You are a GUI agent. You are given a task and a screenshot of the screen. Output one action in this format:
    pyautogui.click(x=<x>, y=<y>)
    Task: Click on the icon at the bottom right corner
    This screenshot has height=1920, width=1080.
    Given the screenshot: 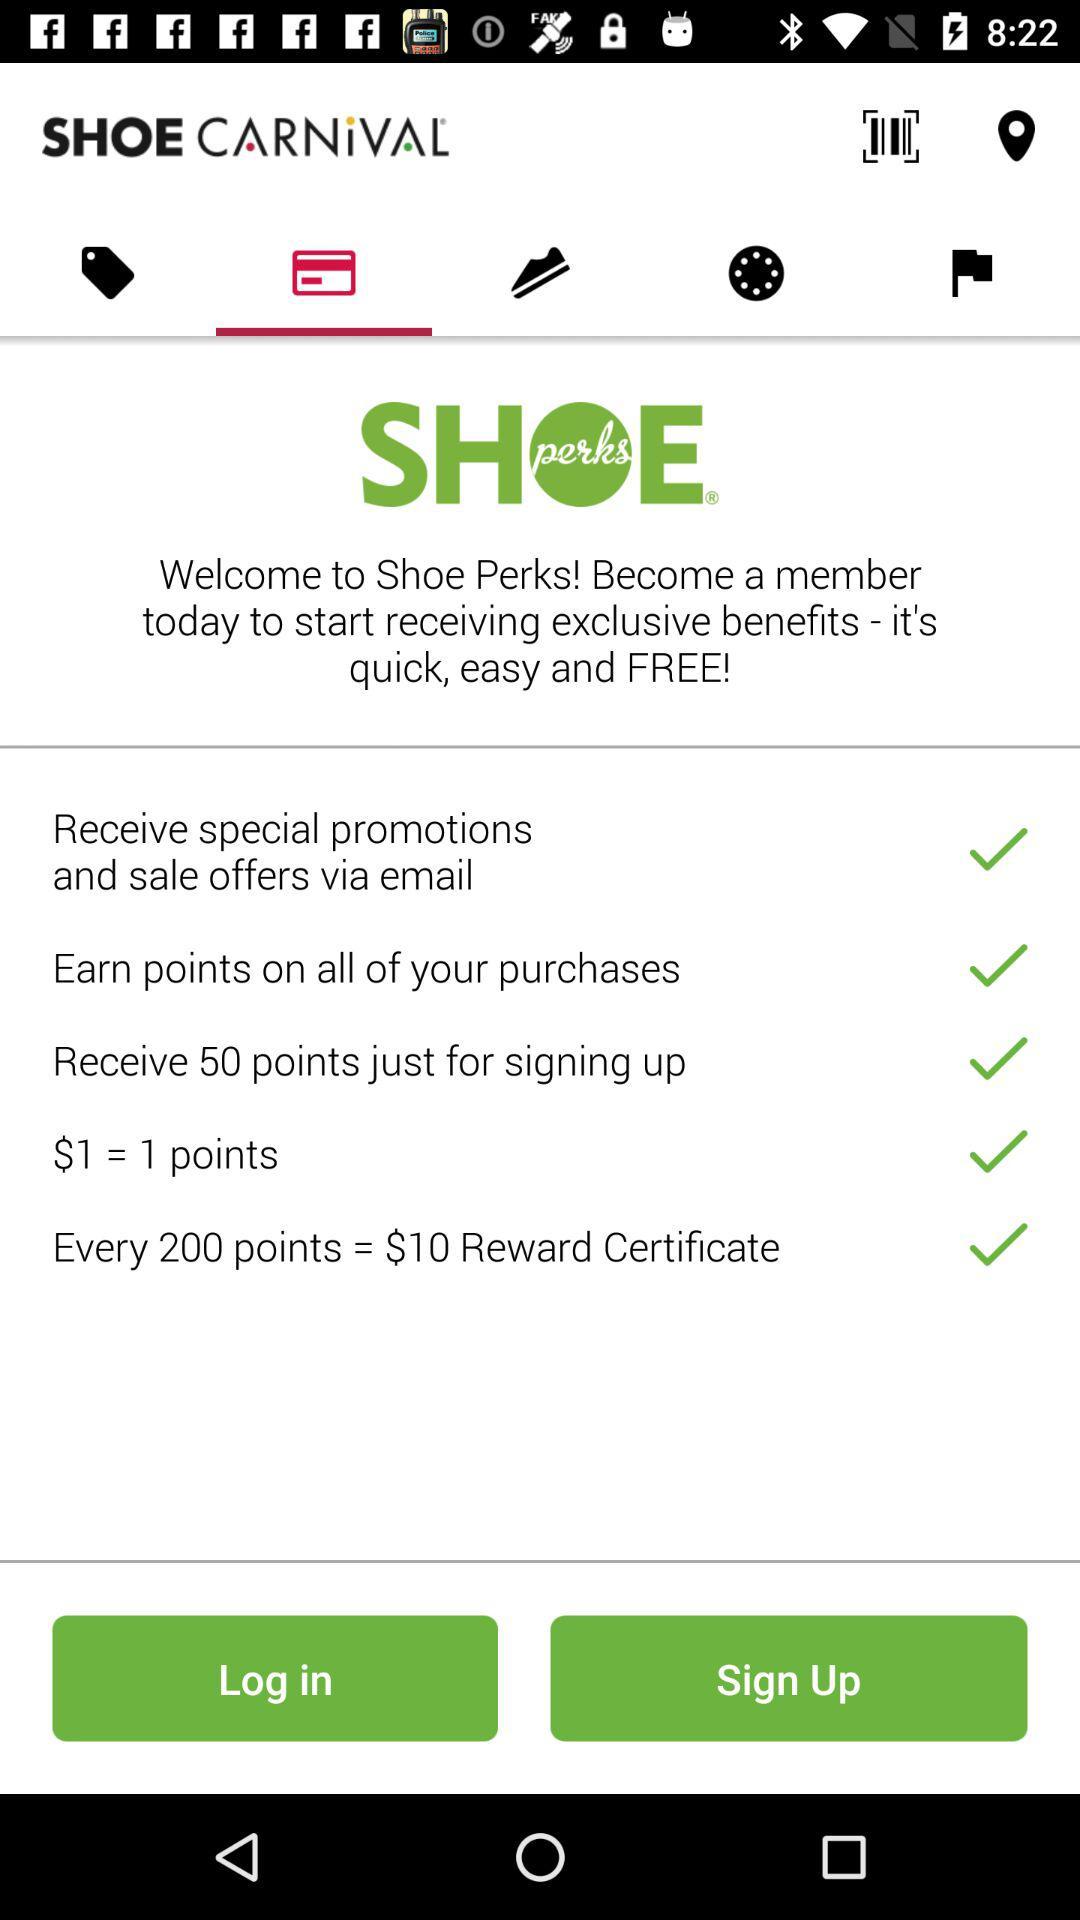 What is the action you would take?
    pyautogui.click(x=788, y=1678)
    